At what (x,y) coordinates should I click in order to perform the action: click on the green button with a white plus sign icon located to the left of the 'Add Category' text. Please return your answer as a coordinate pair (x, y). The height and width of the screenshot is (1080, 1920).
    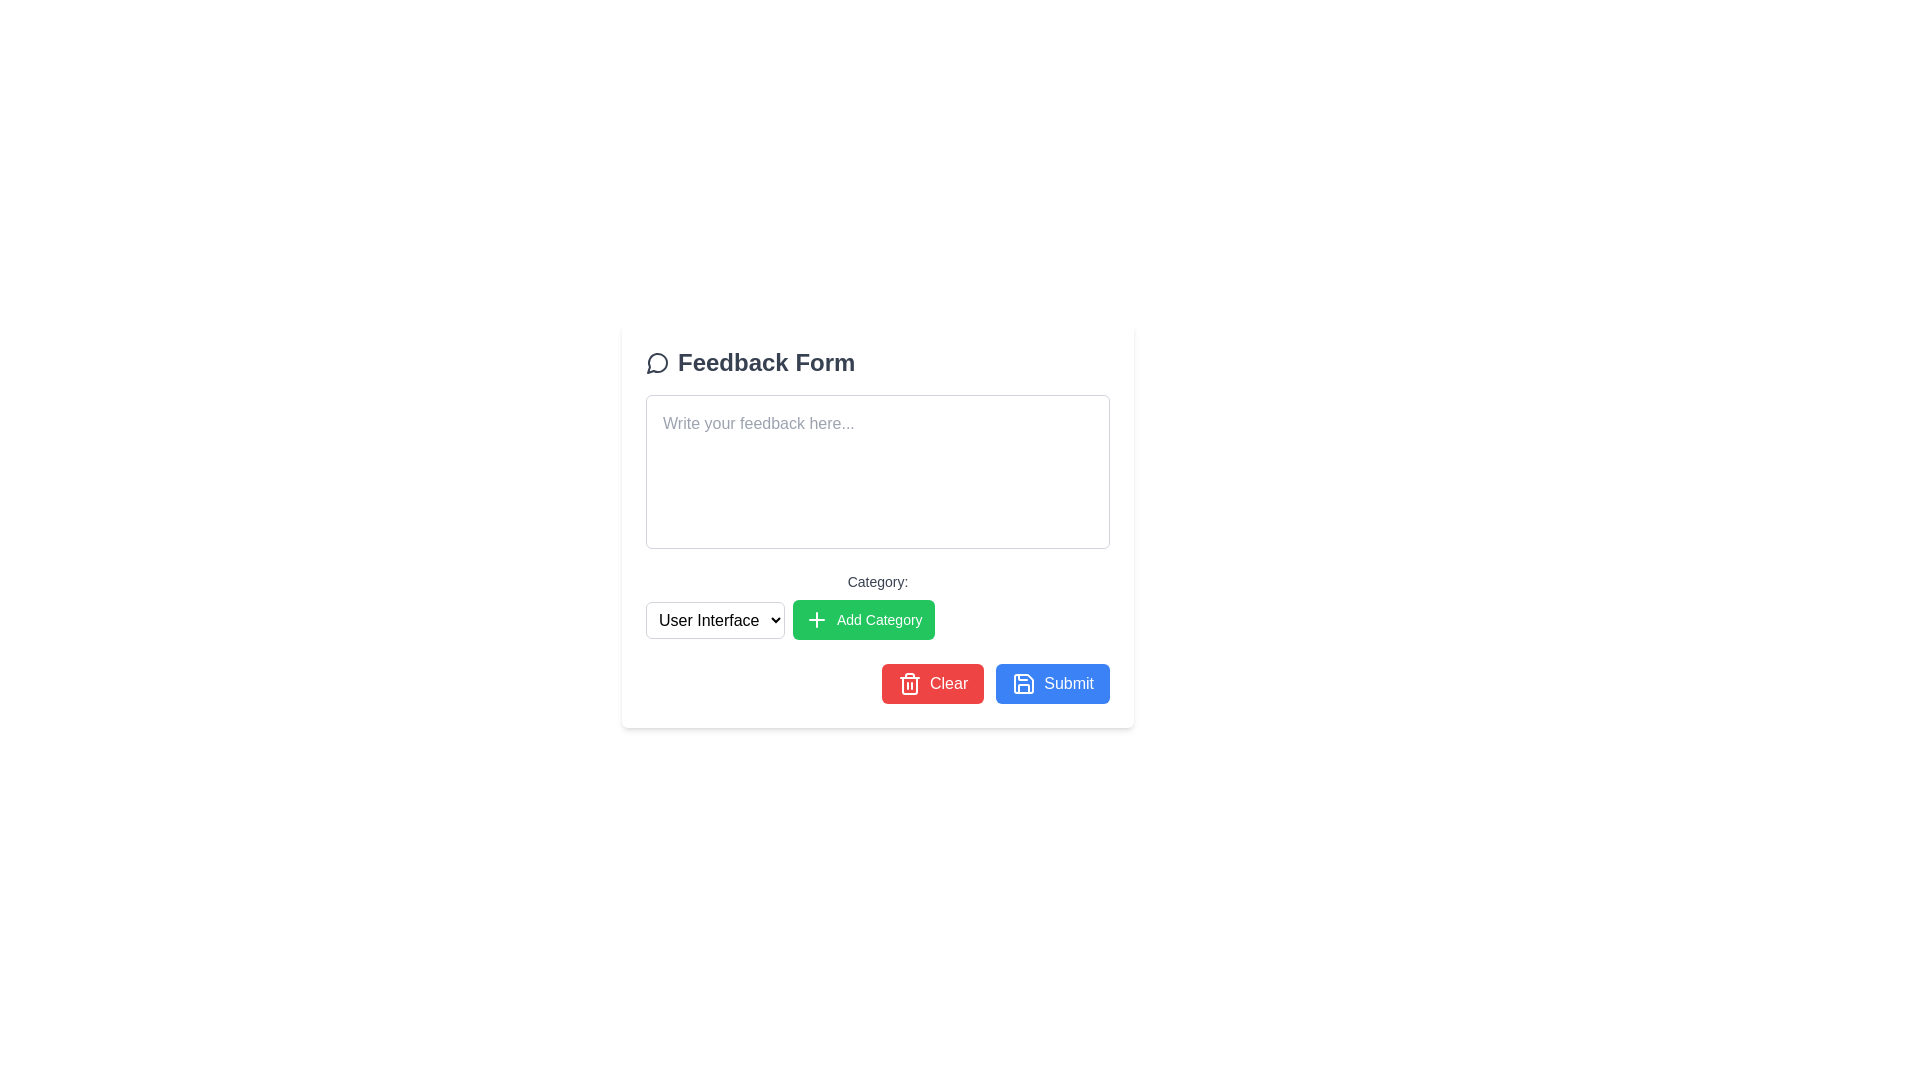
    Looking at the image, I should click on (816, 619).